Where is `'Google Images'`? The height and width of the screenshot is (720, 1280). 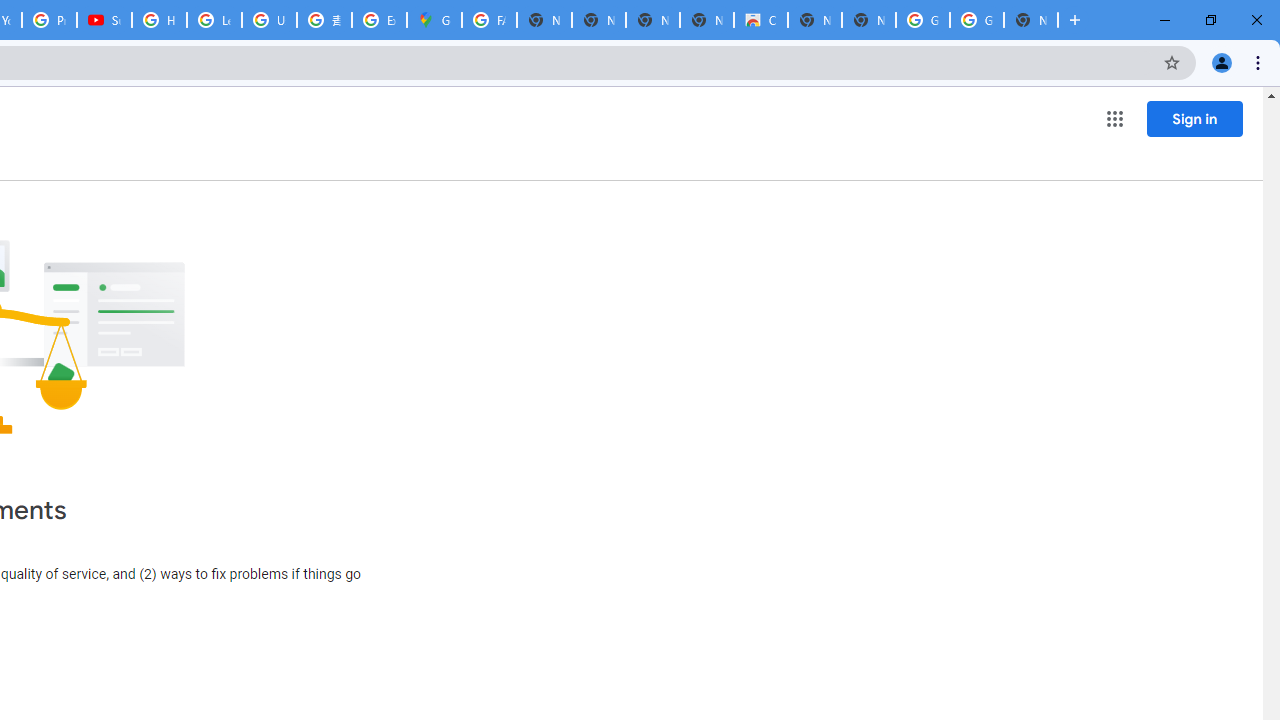
'Google Images' is located at coordinates (921, 20).